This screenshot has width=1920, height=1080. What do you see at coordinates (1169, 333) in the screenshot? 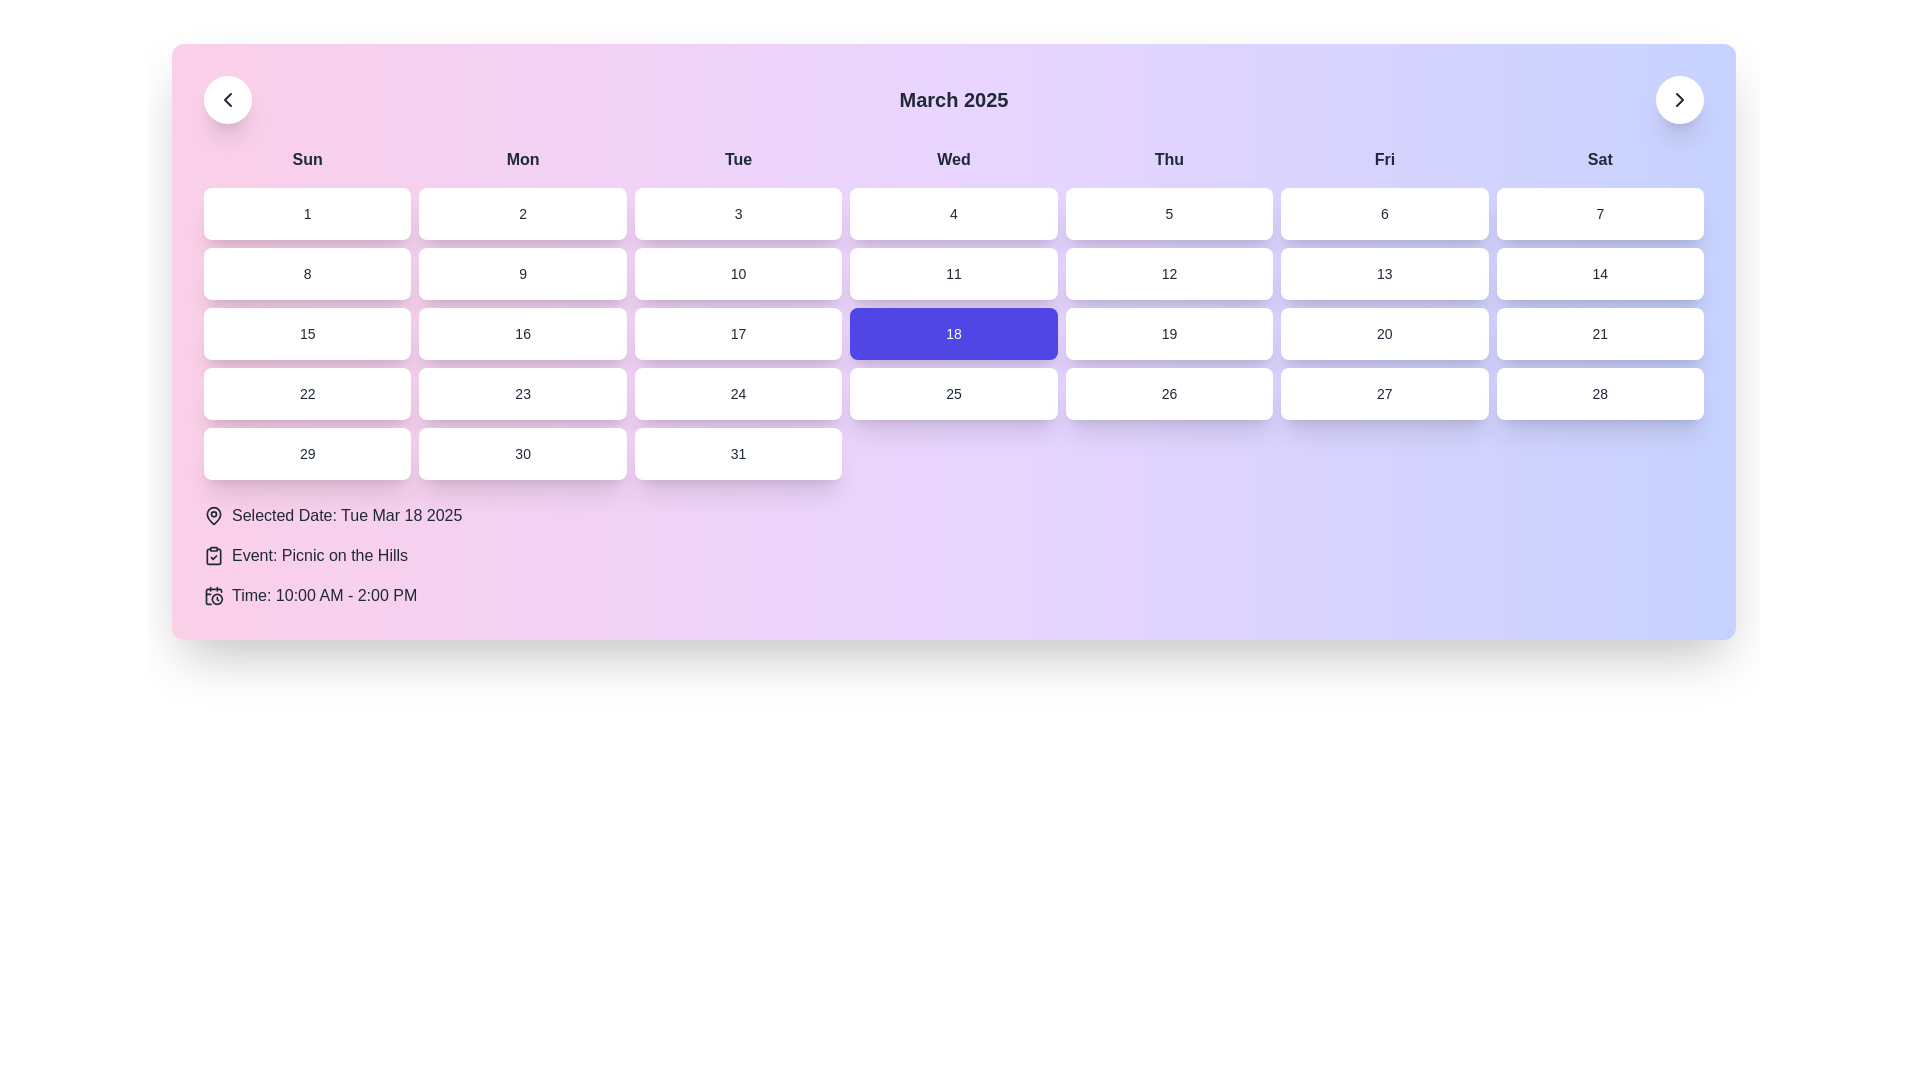
I see `the white rectangular button labeled '19' in the calendar interface, which changes to indigo on hover` at bounding box center [1169, 333].